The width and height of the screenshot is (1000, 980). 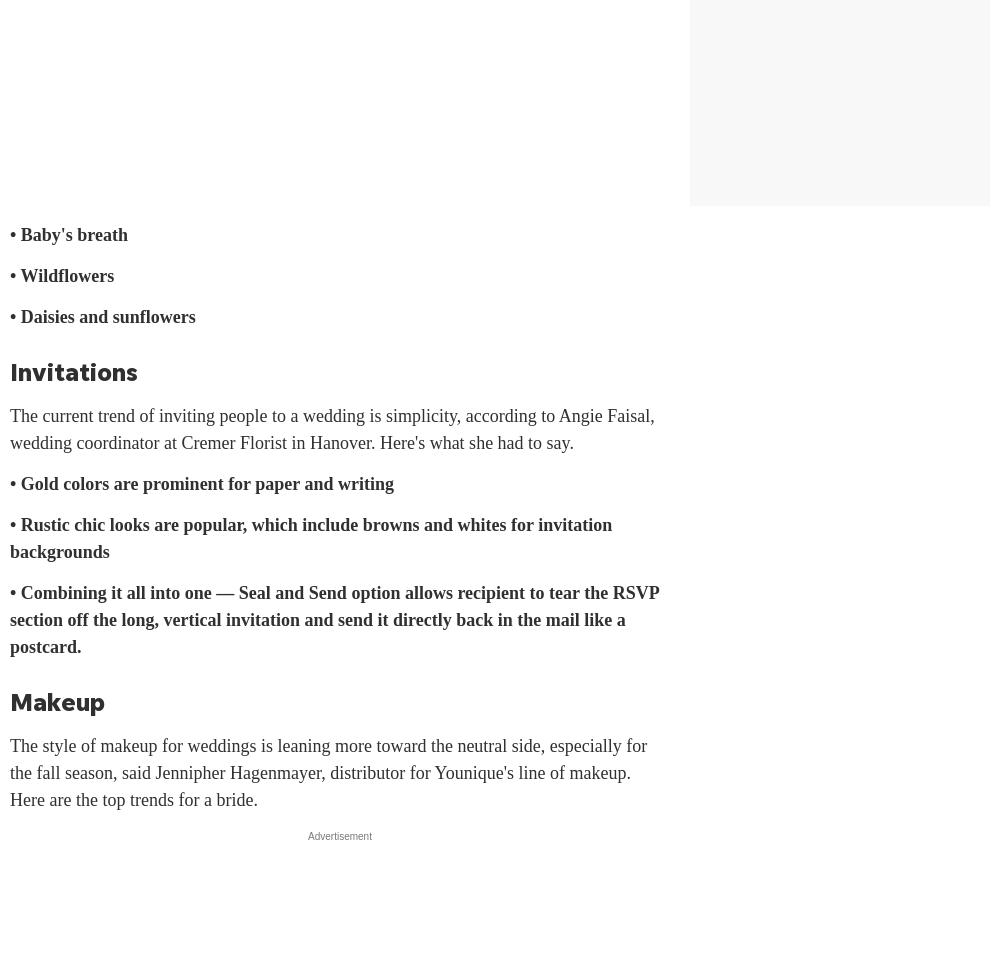 What do you see at coordinates (68, 235) in the screenshot?
I see `'• Baby's breath'` at bounding box center [68, 235].